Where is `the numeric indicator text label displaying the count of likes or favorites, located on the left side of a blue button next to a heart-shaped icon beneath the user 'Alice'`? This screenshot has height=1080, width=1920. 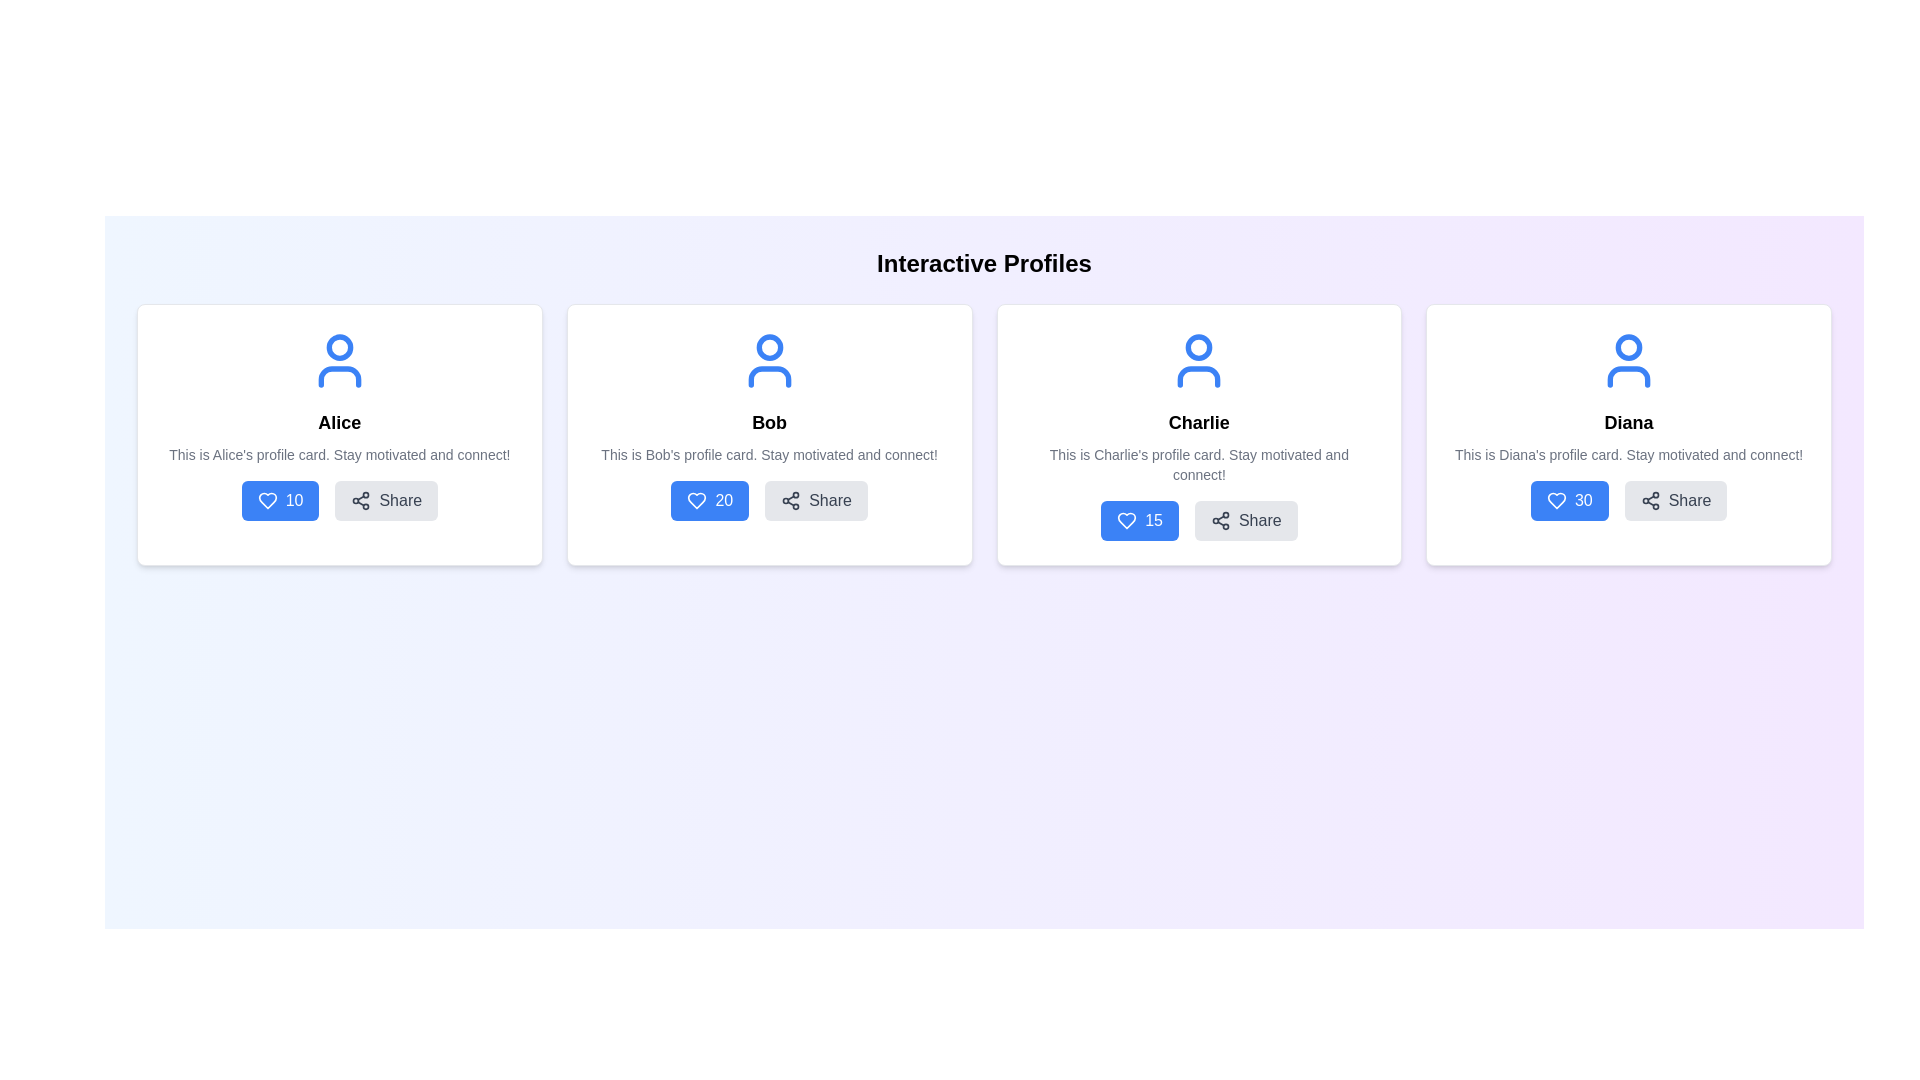 the numeric indicator text label displaying the count of likes or favorites, located on the left side of a blue button next to a heart-shaped icon beneath the user 'Alice' is located at coordinates (293, 500).